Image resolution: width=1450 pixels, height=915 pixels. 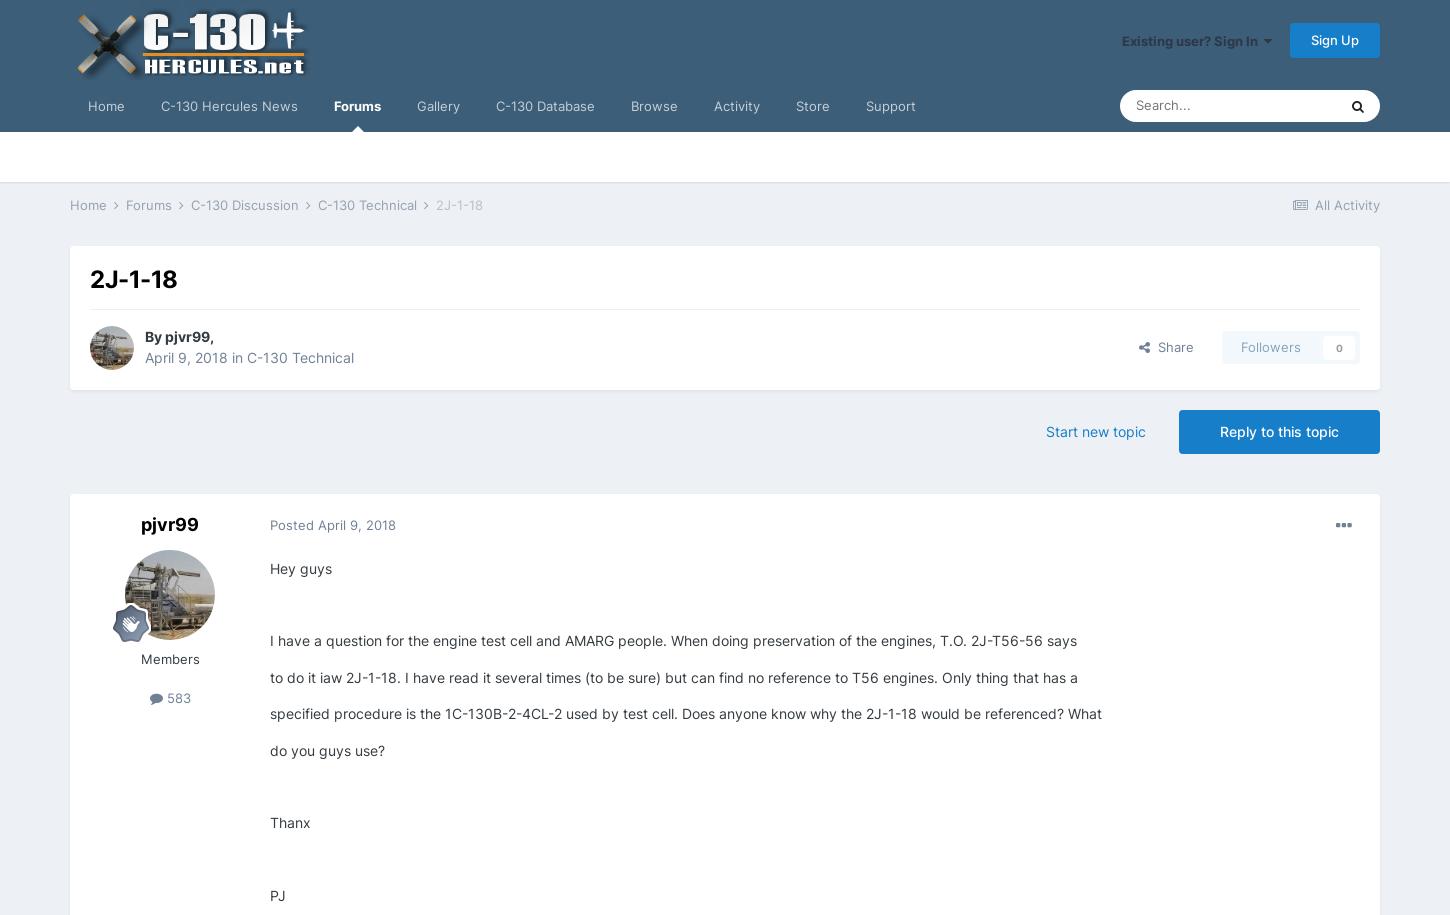 What do you see at coordinates (672, 675) in the screenshot?
I see `'to do it iaw 2J-1-18. I have read it several times (to be sure) but can find no reference to T56 engines. Only thing that has a'` at bounding box center [672, 675].